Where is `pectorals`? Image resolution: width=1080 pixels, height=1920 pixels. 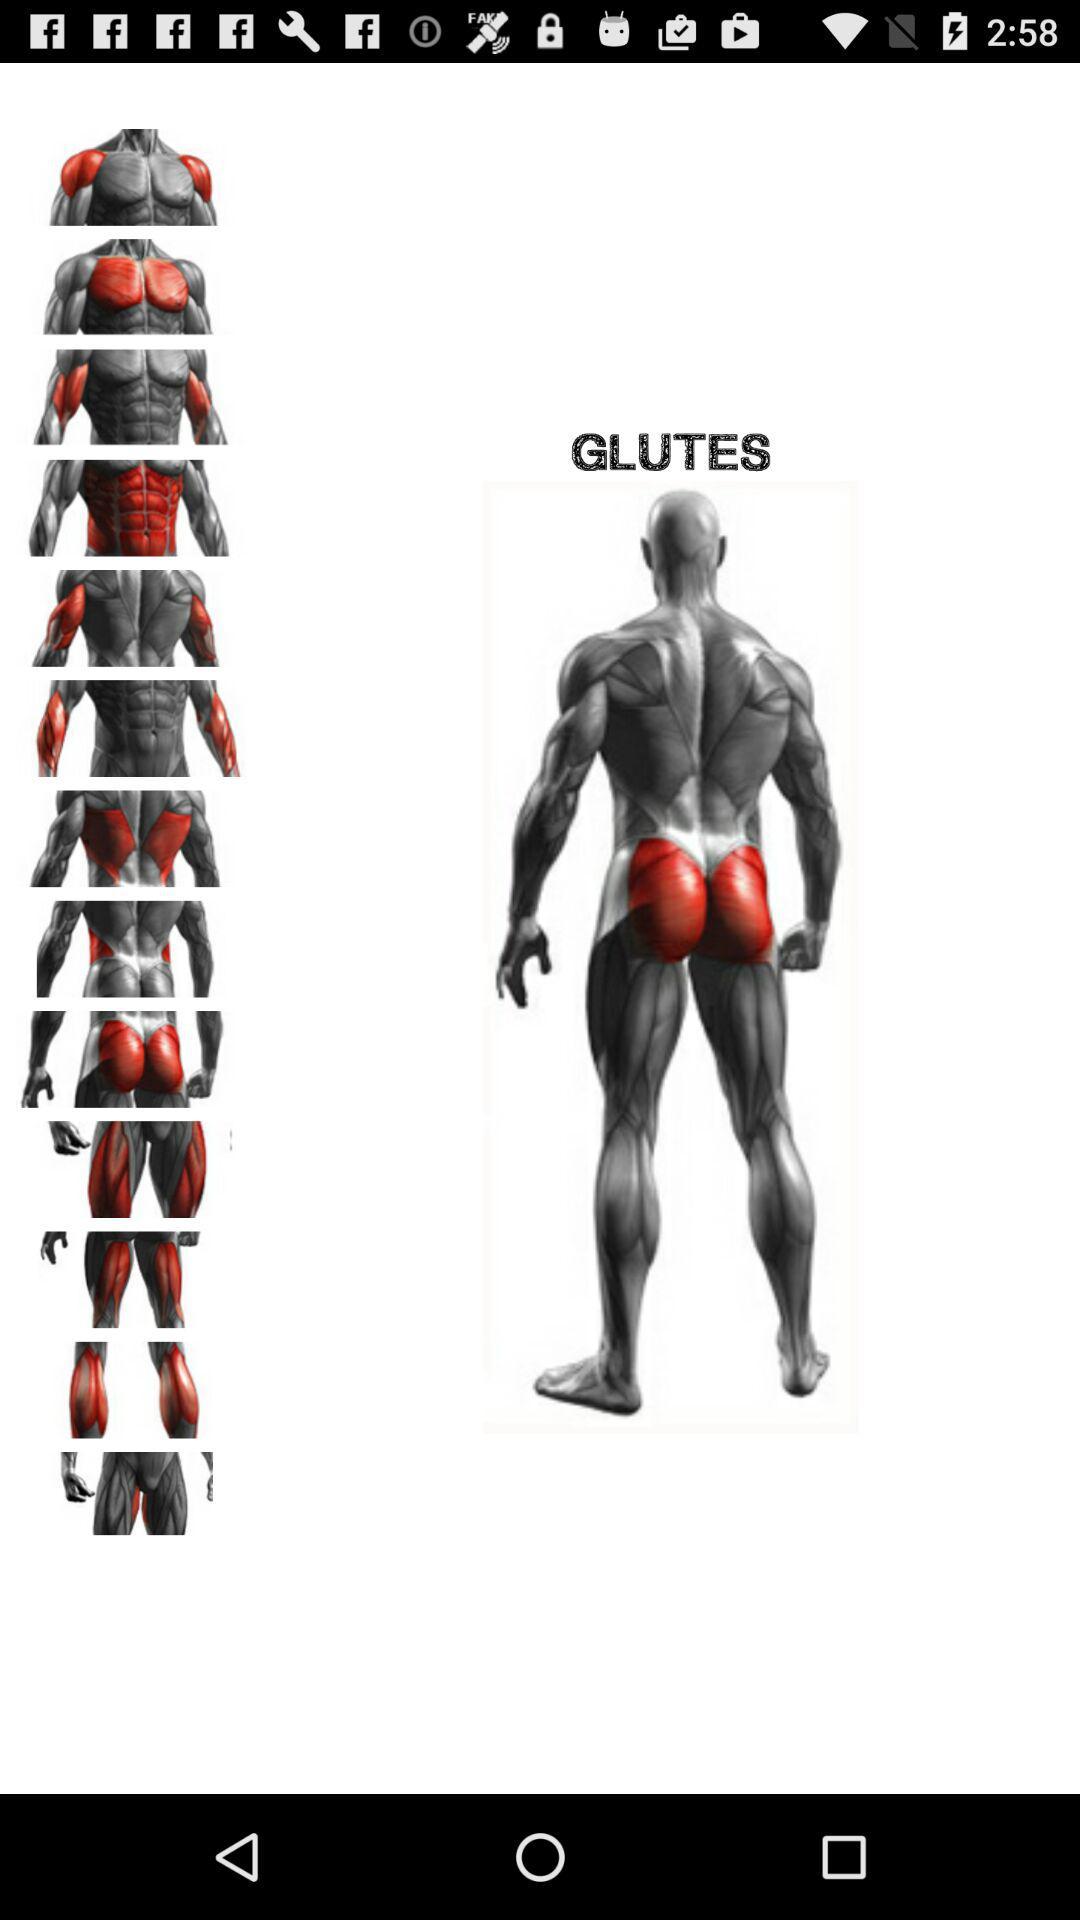 pectorals is located at coordinates (131, 279).